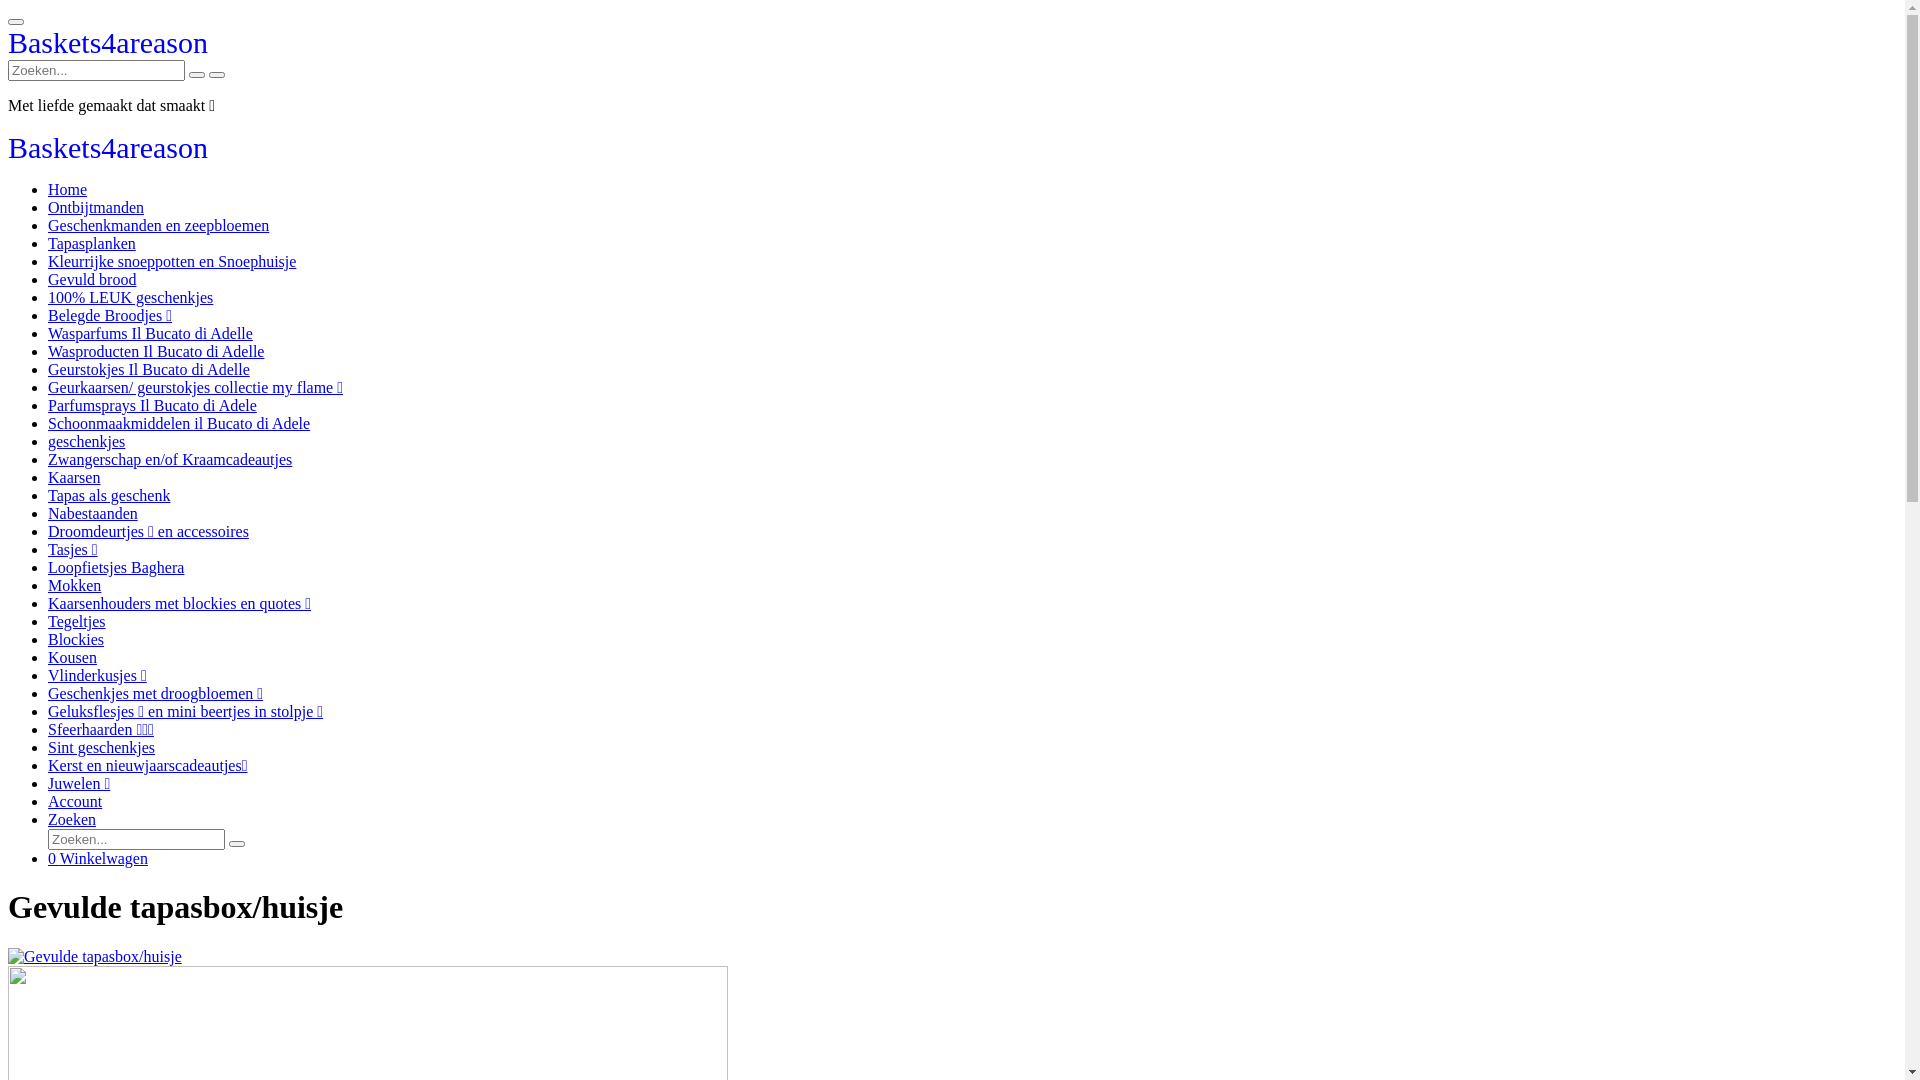 The height and width of the screenshot is (1080, 1920). Describe the element at coordinates (100, 747) in the screenshot. I see `'Sint geschenkjes'` at that location.